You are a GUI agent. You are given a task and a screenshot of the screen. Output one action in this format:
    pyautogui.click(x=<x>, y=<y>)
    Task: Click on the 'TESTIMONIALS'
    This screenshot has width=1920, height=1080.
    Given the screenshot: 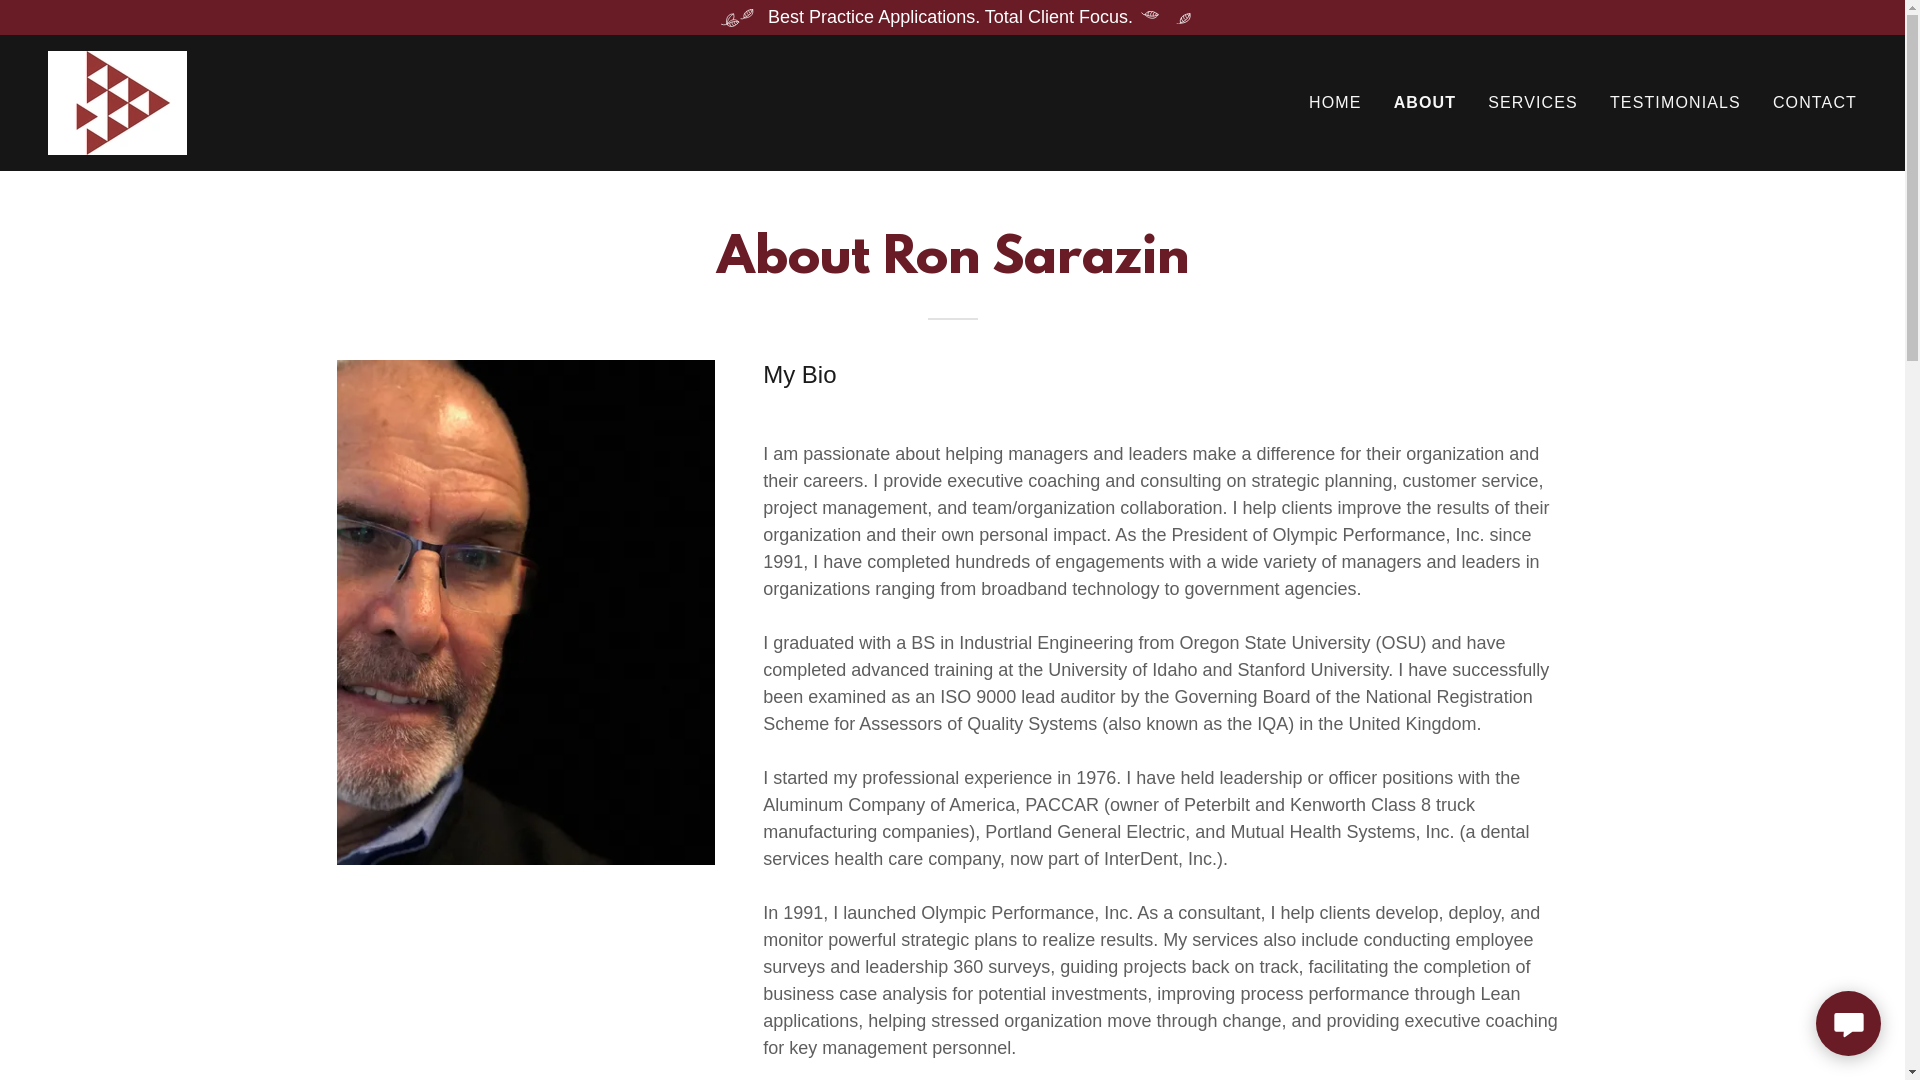 What is the action you would take?
    pyautogui.click(x=1603, y=103)
    